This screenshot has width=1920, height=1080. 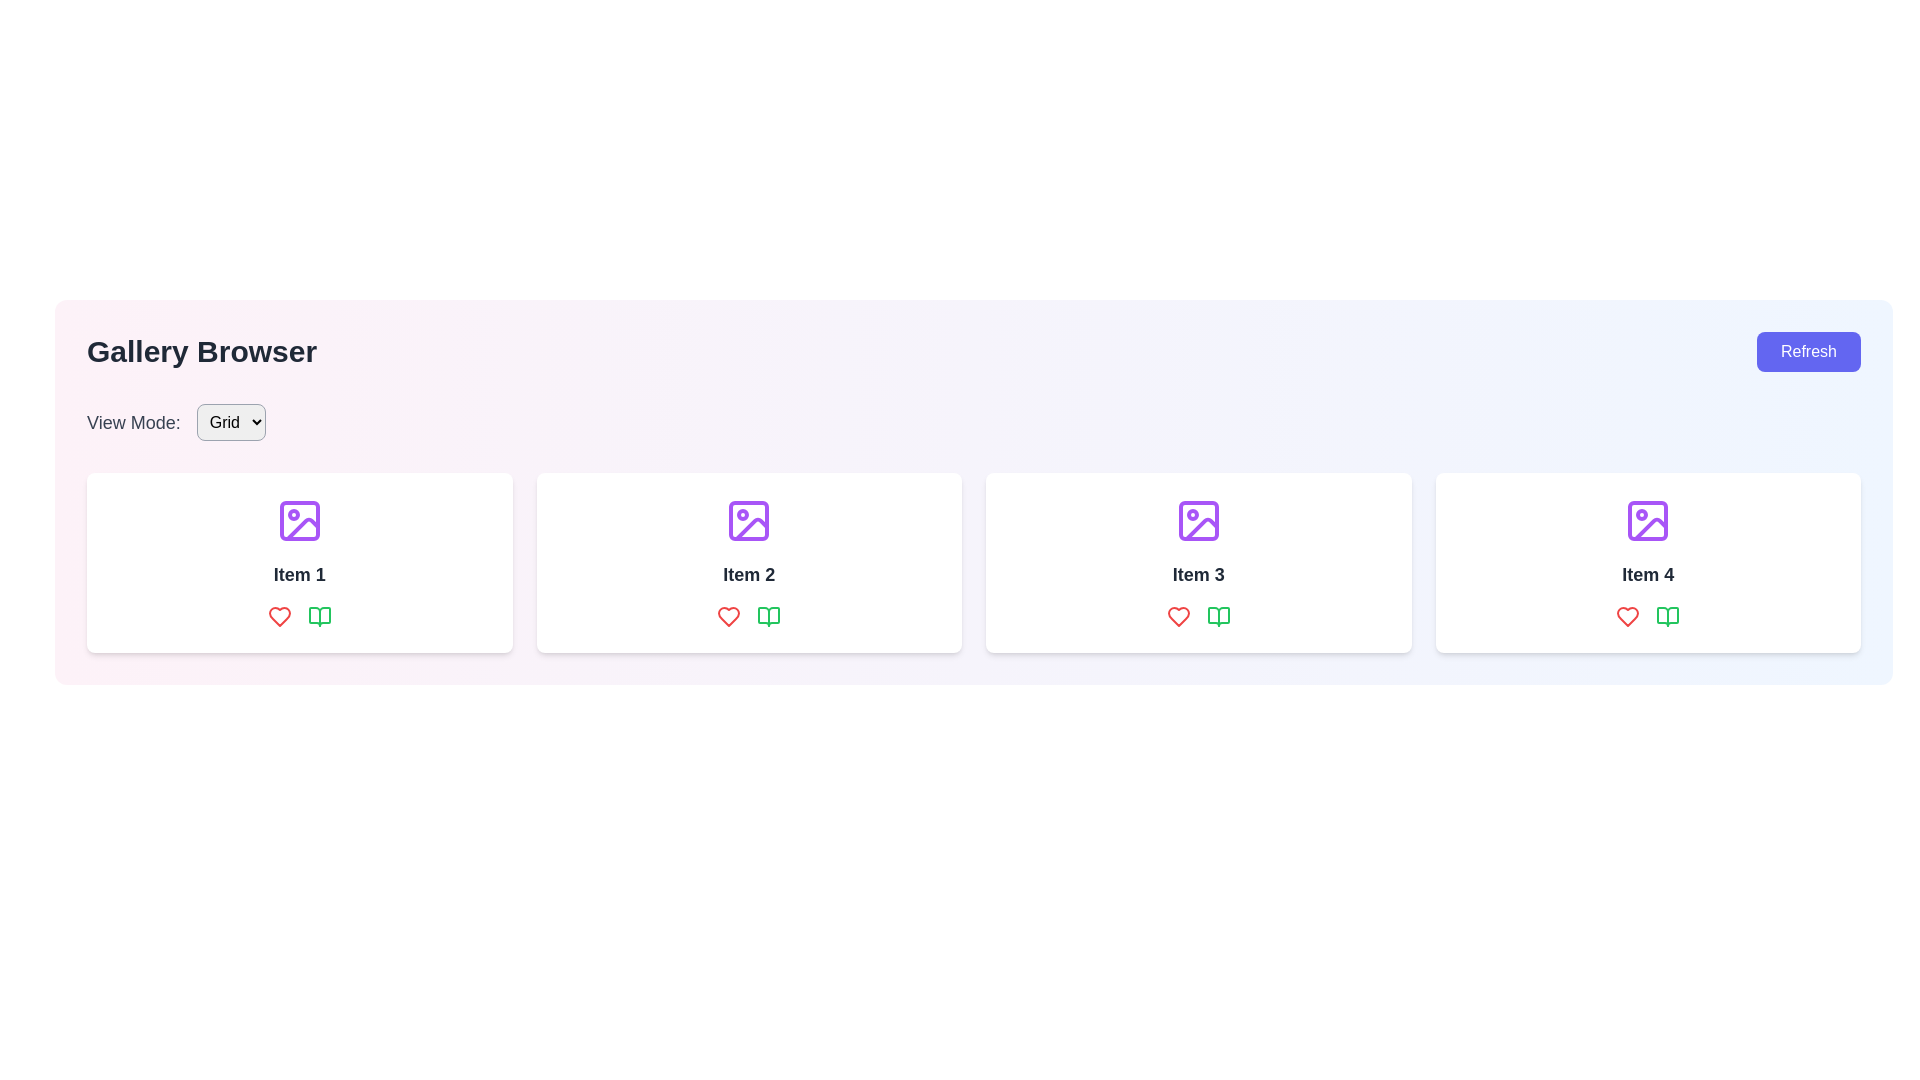 I want to click on the decorative icon resembling a picture frame with a mountain and a circular sun symbol, which is prominently located at the top-center of the card labeled 'Item 4', so click(x=1648, y=519).